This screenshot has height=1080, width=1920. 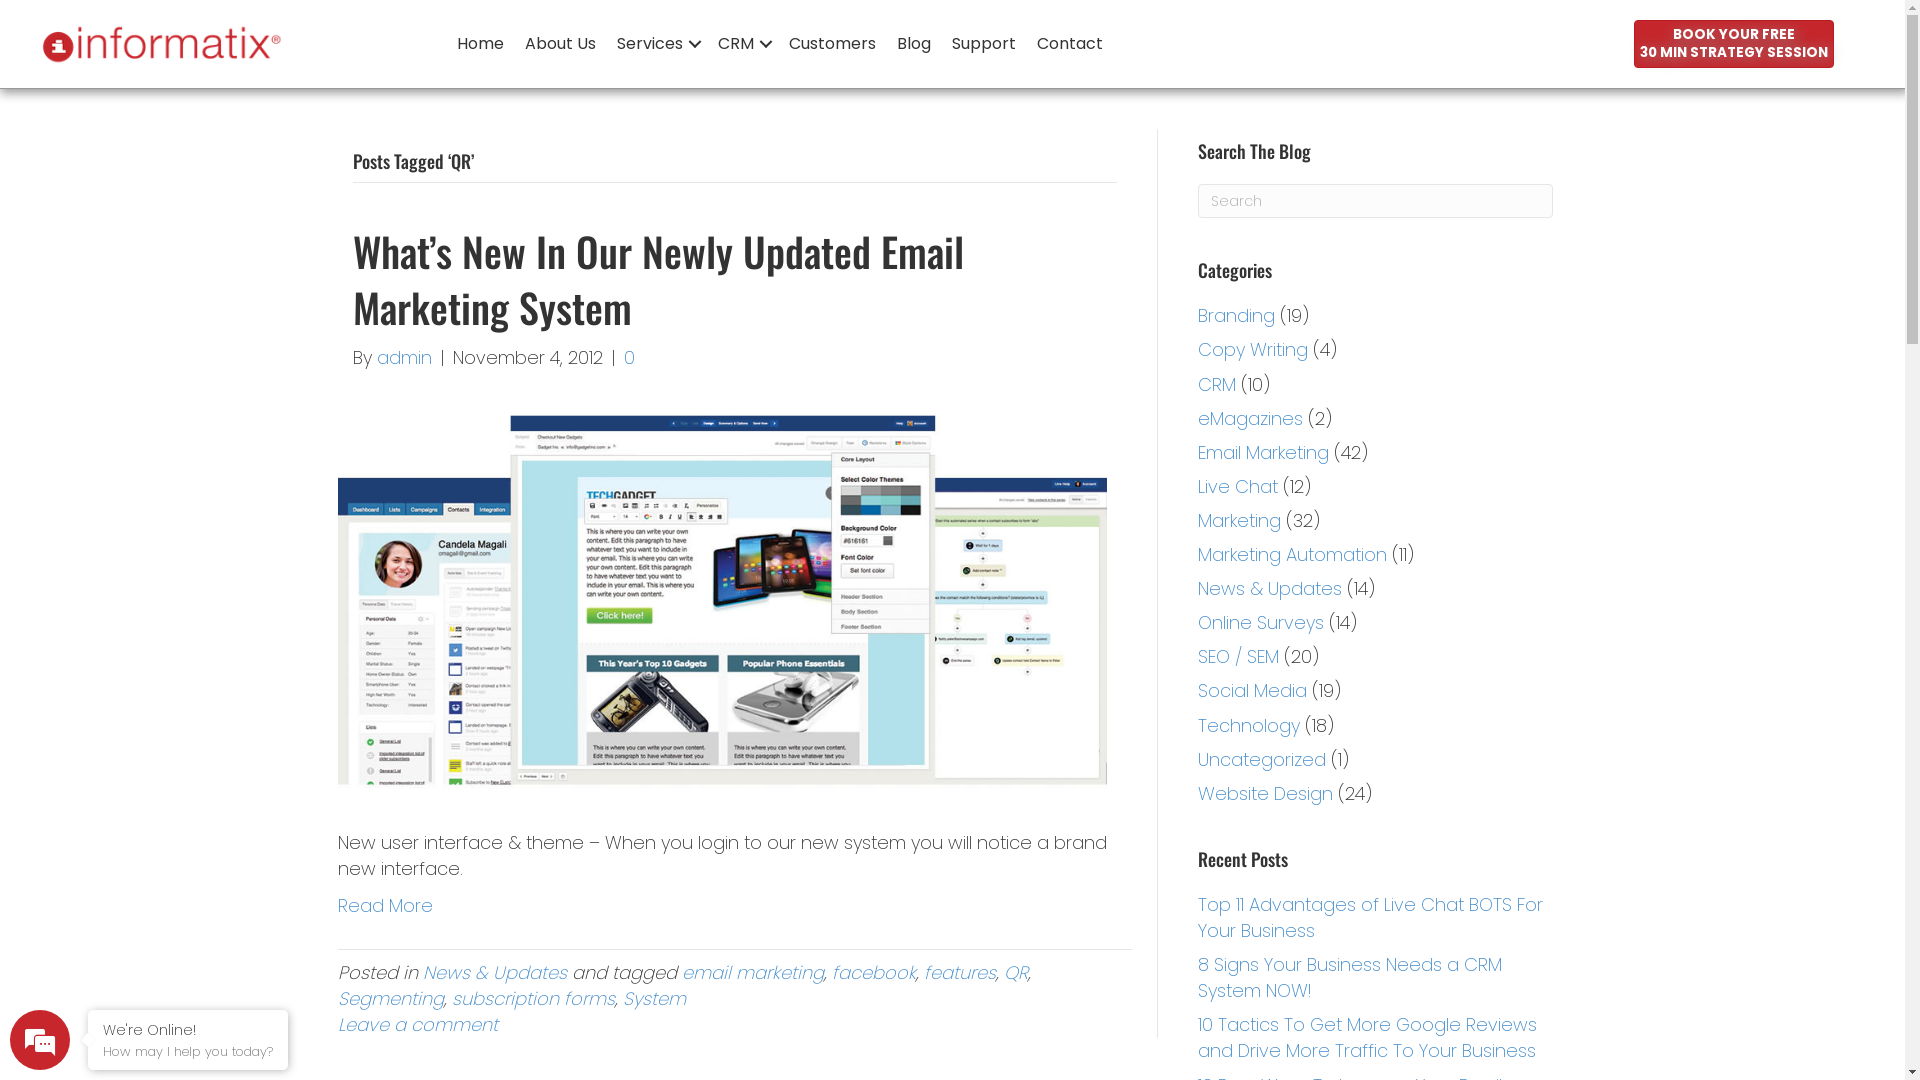 I want to click on 'System', so click(x=653, y=998).